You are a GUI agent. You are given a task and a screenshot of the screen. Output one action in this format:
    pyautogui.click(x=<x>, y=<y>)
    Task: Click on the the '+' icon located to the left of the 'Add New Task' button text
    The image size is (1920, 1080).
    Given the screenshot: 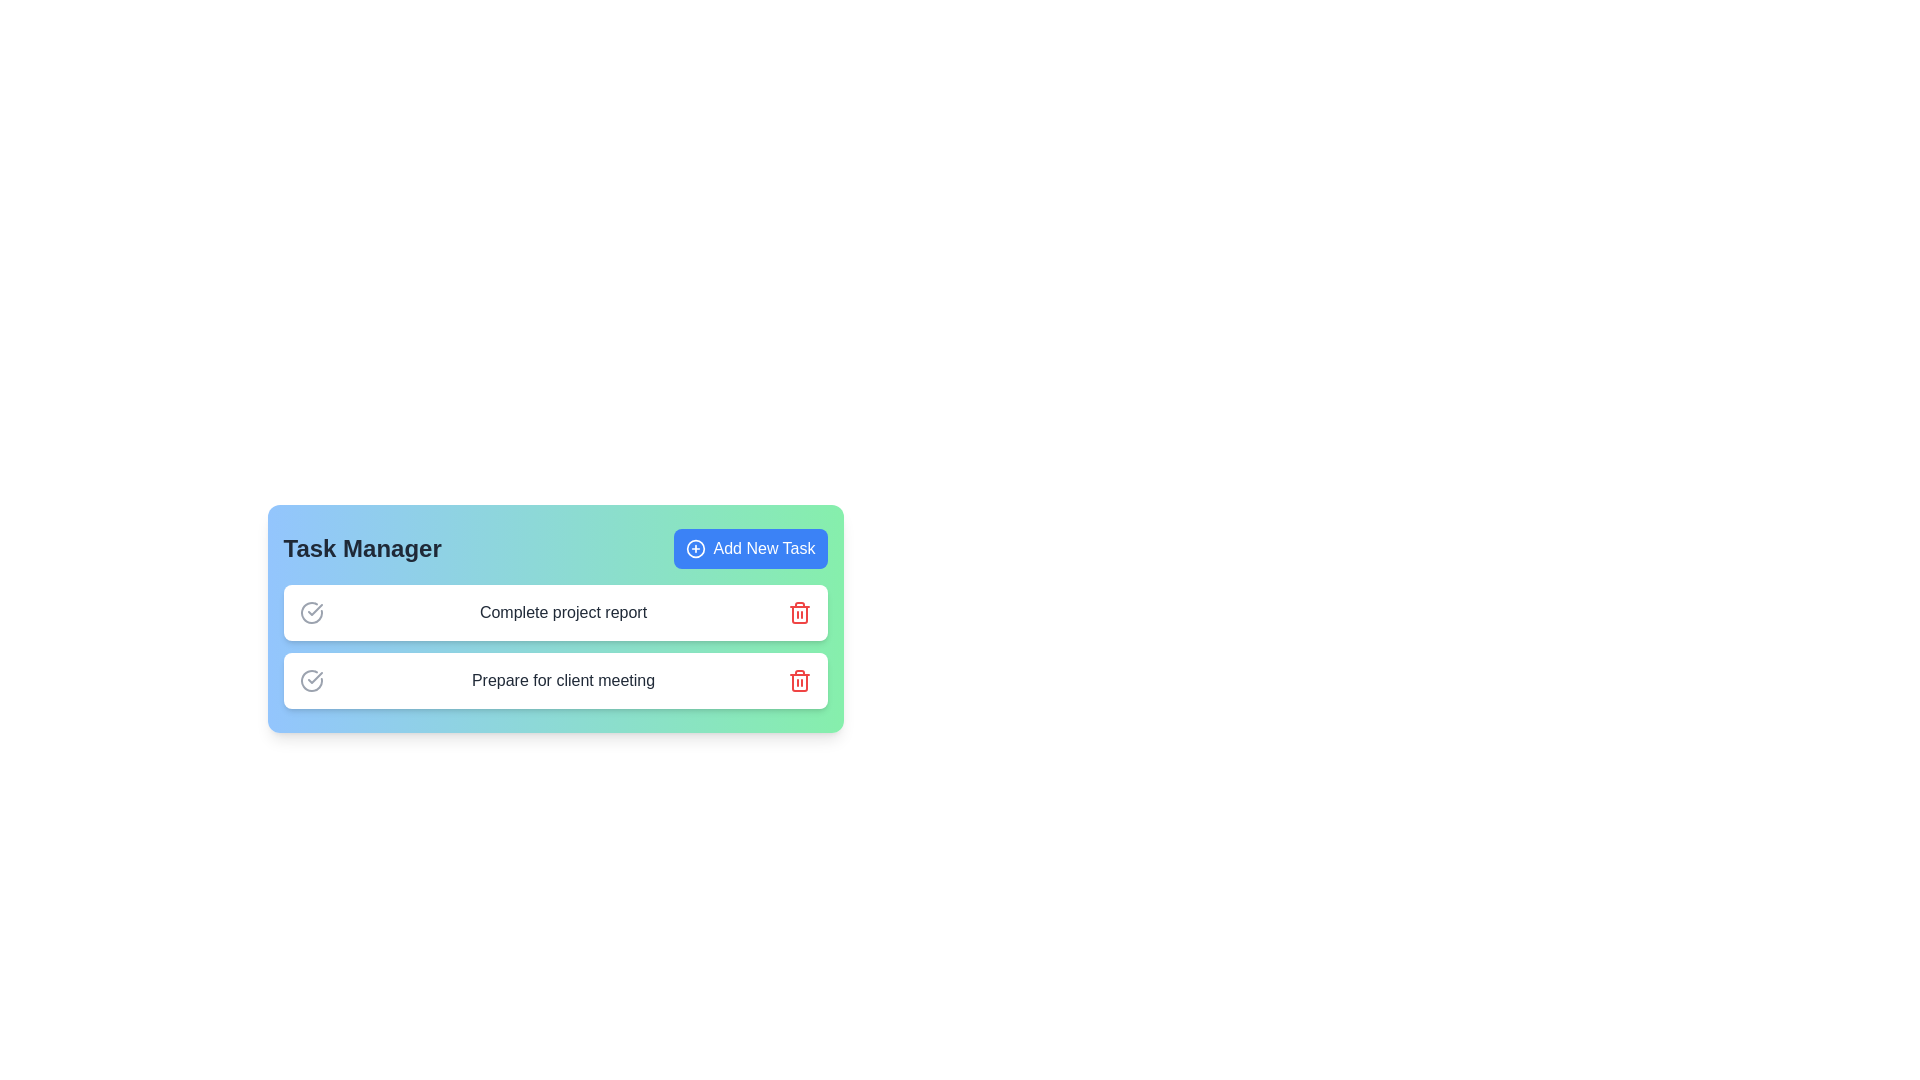 What is the action you would take?
    pyautogui.click(x=695, y=548)
    